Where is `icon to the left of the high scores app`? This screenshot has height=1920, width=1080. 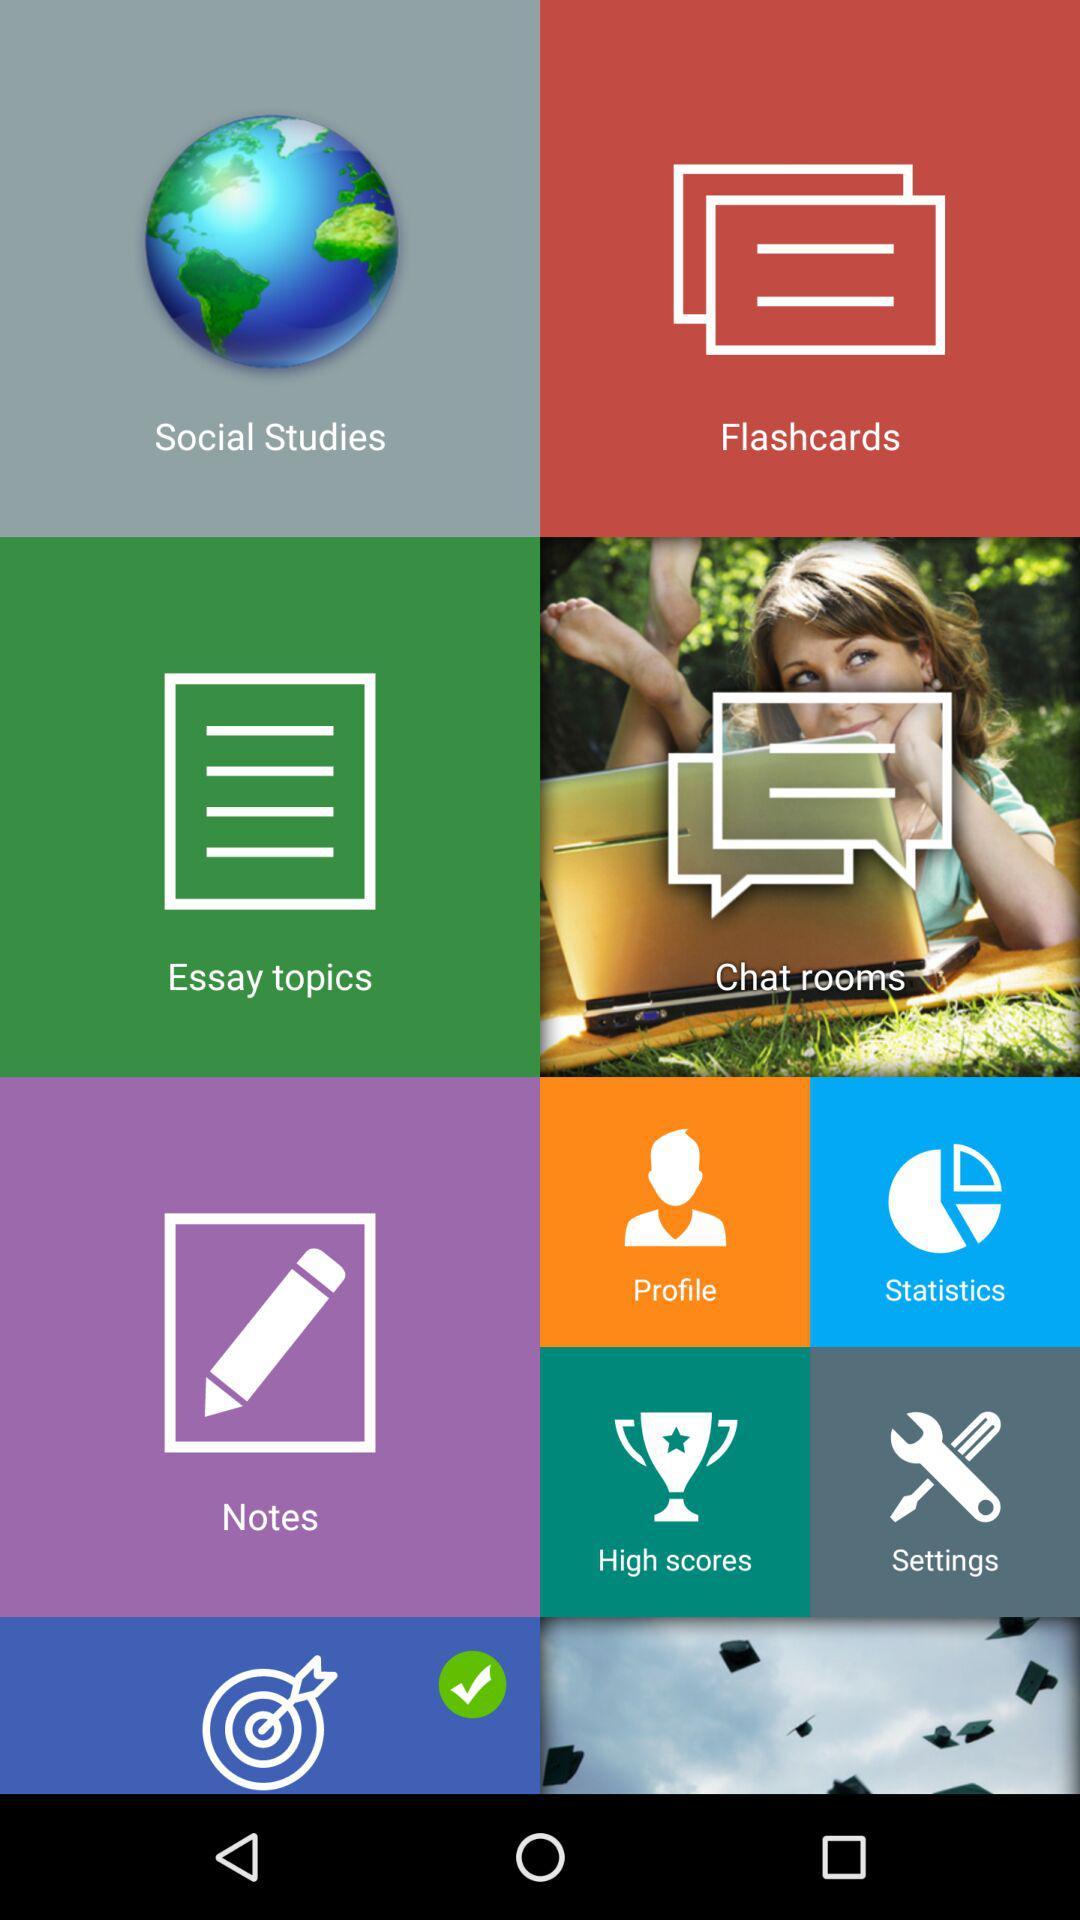 icon to the left of the high scores app is located at coordinates (270, 1704).